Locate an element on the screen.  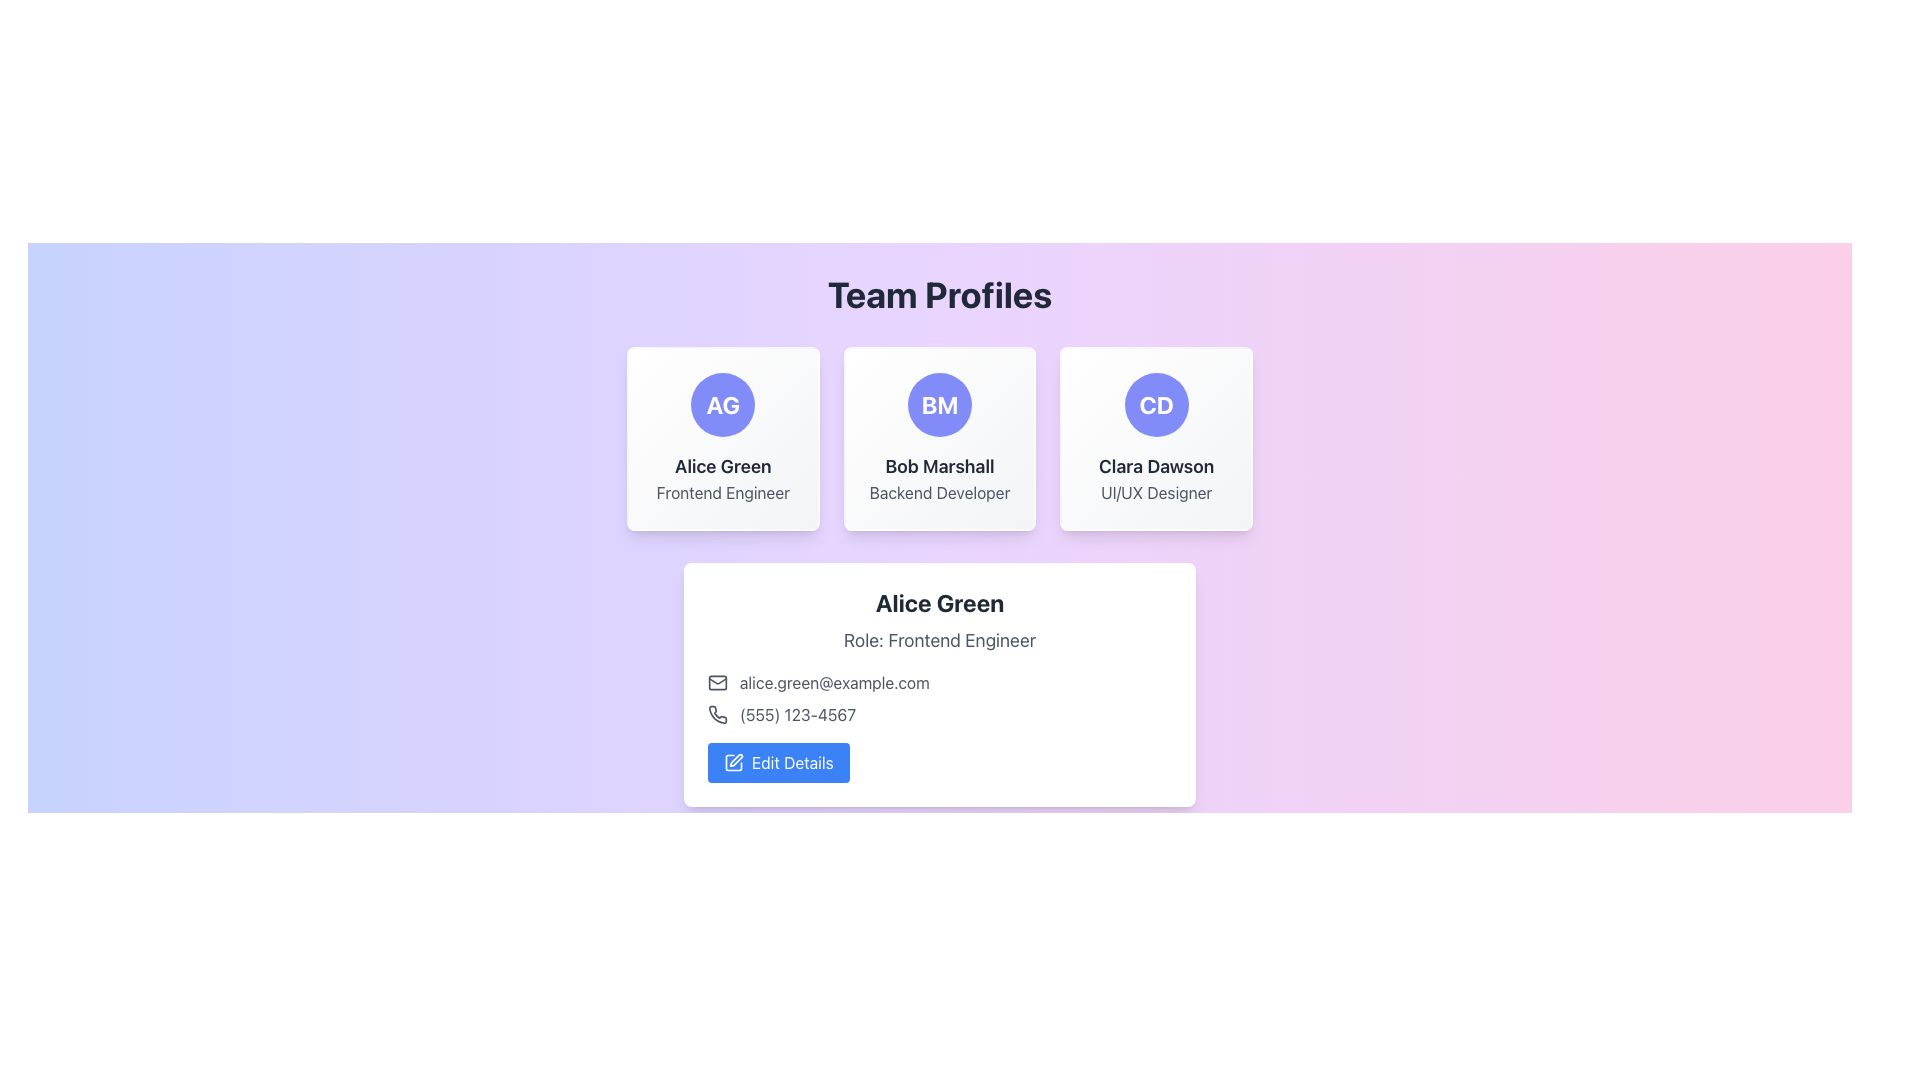
the icon representing the function of editing details, which is located inside the blue button labeled 'Edit Details' for 'Alice Green', positioned to the left of the button's text is located at coordinates (733, 763).